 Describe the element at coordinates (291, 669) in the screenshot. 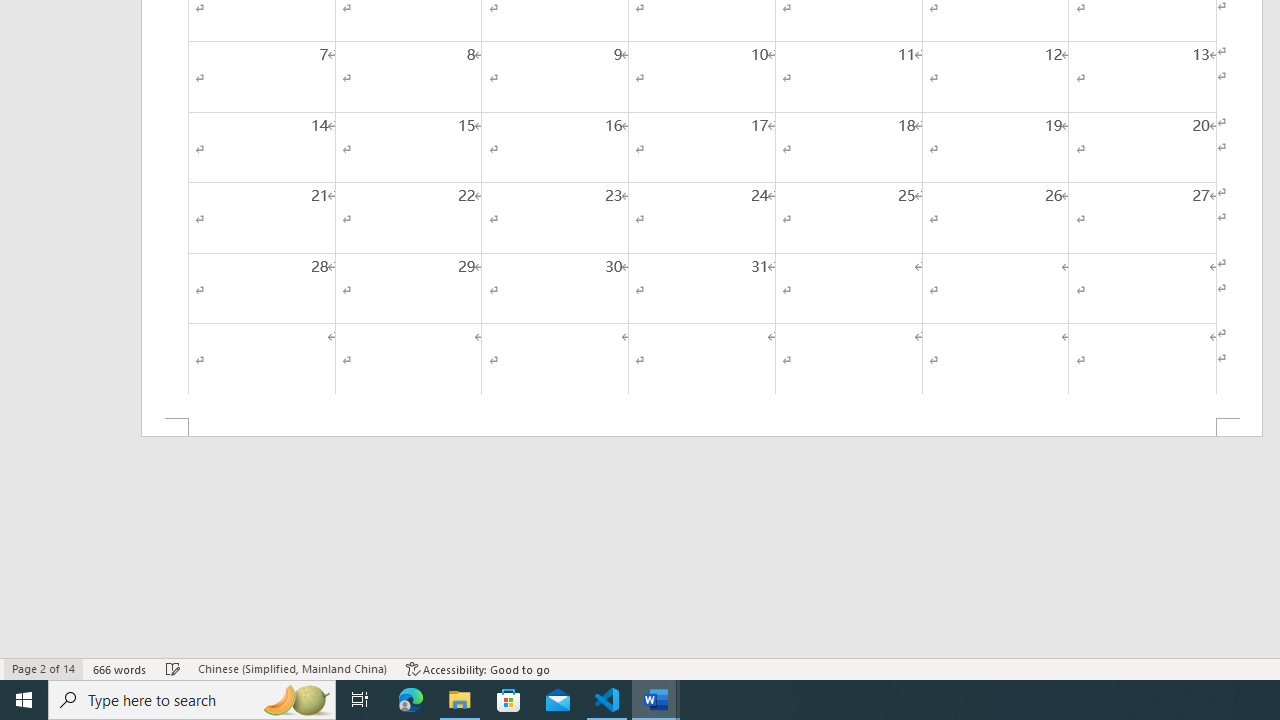

I see `'Language Chinese (Simplified, Mainland China)'` at that location.